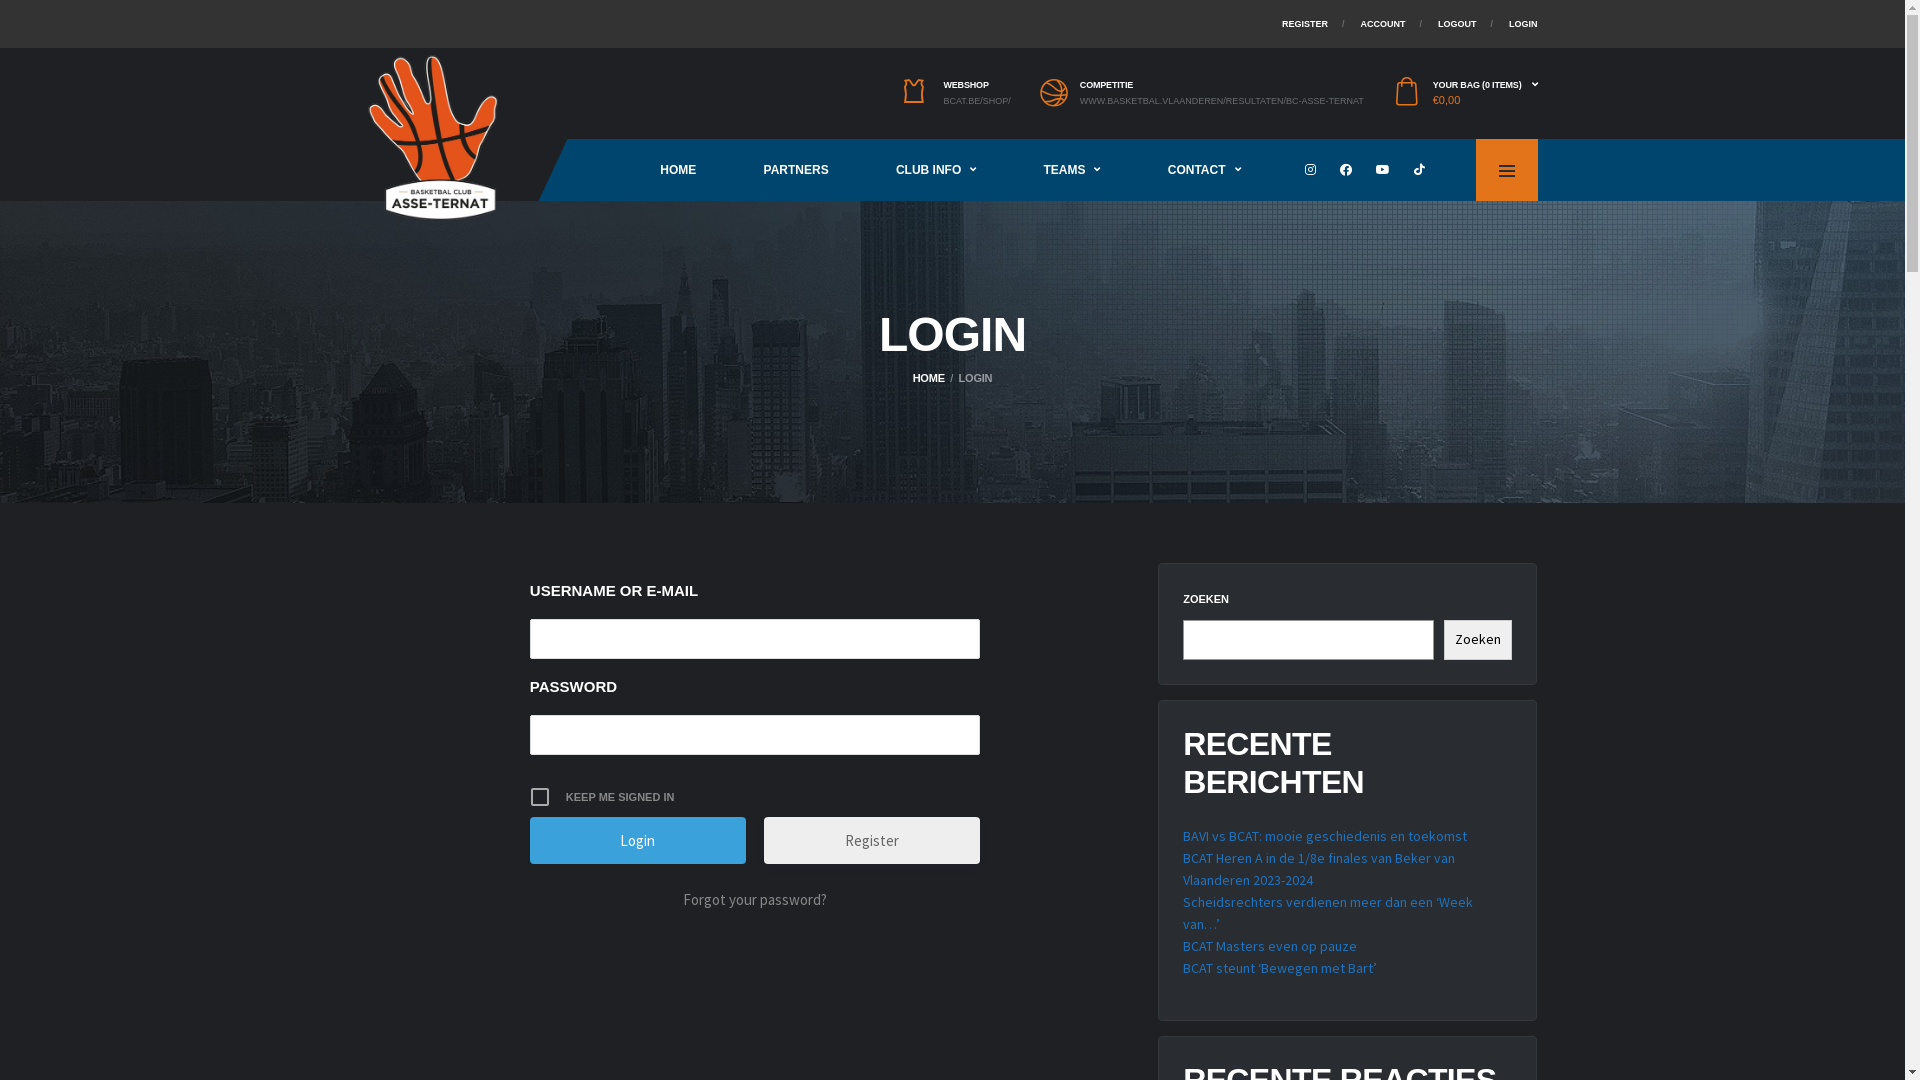  I want to click on 'CONTACT', so click(1133, 168).